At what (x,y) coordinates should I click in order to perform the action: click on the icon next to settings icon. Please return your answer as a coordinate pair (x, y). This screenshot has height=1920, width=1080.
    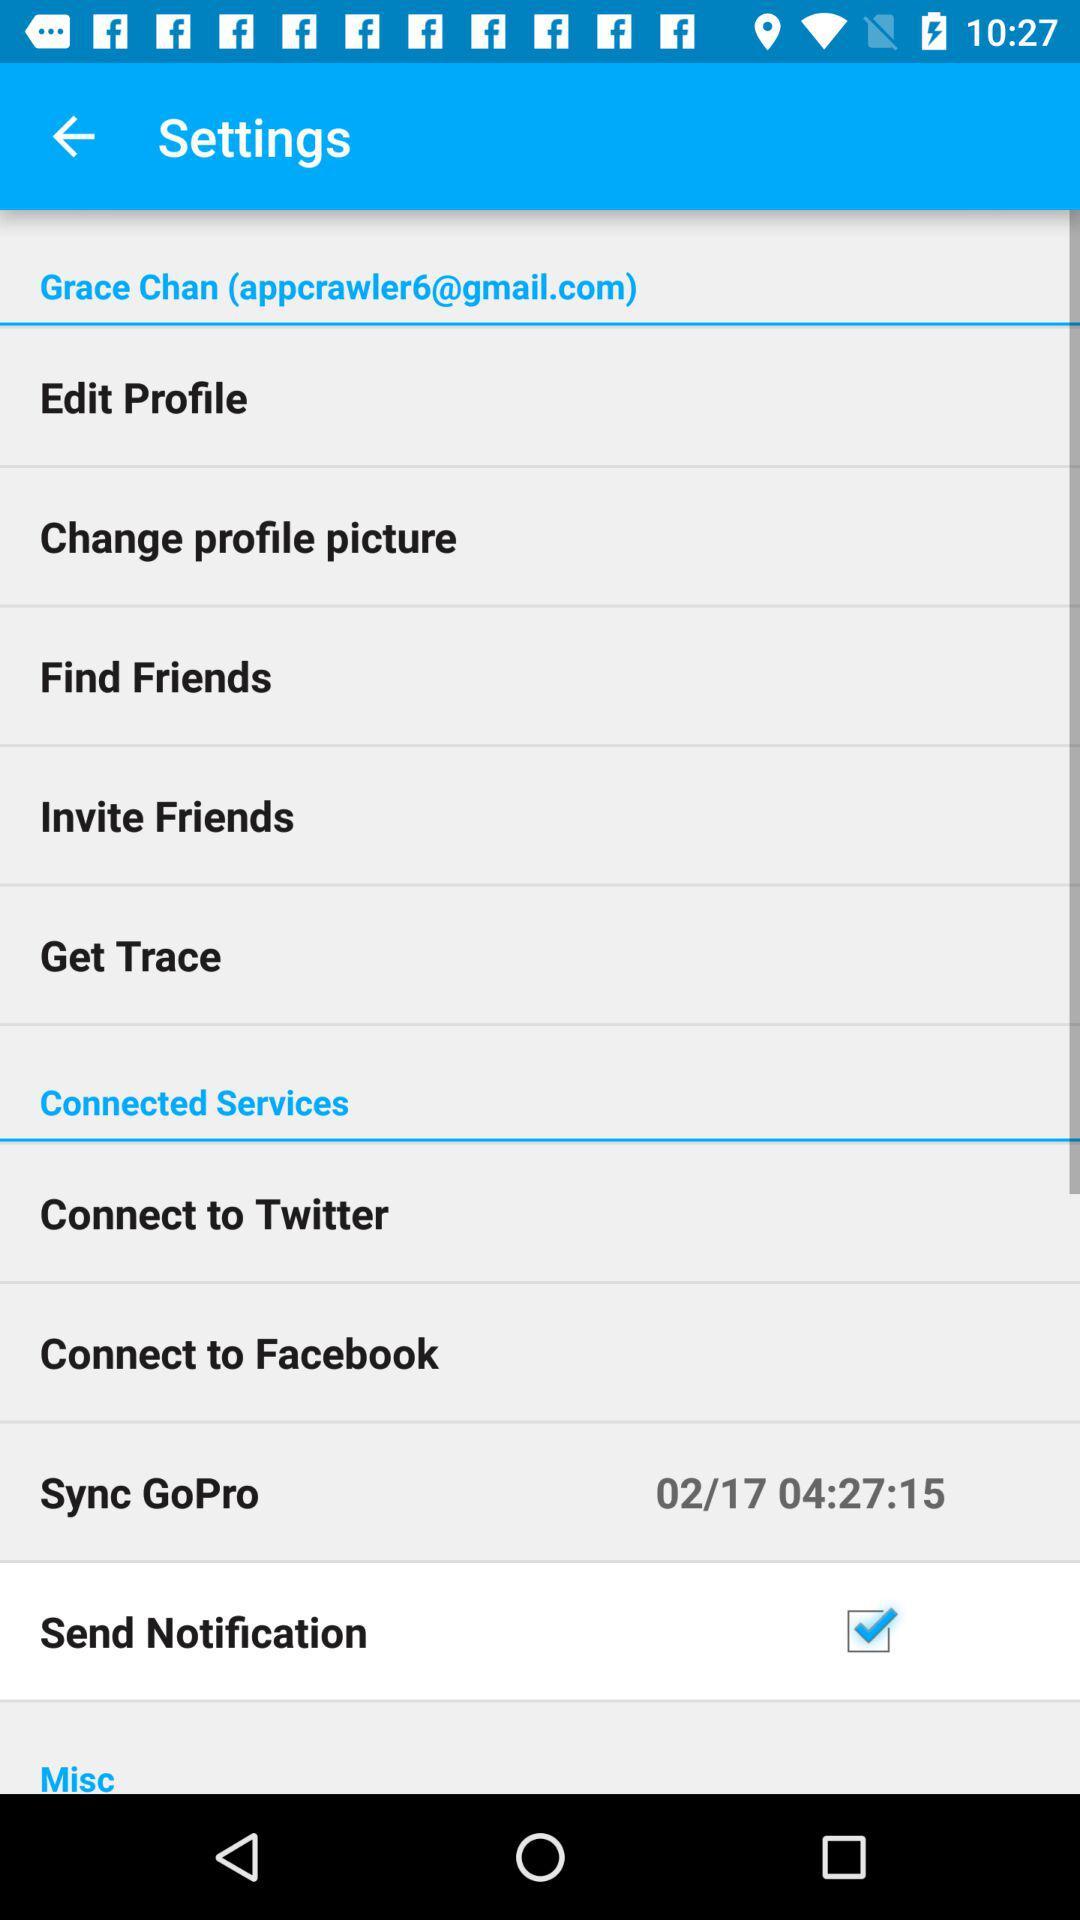
    Looking at the image, I should click on (72, 135).